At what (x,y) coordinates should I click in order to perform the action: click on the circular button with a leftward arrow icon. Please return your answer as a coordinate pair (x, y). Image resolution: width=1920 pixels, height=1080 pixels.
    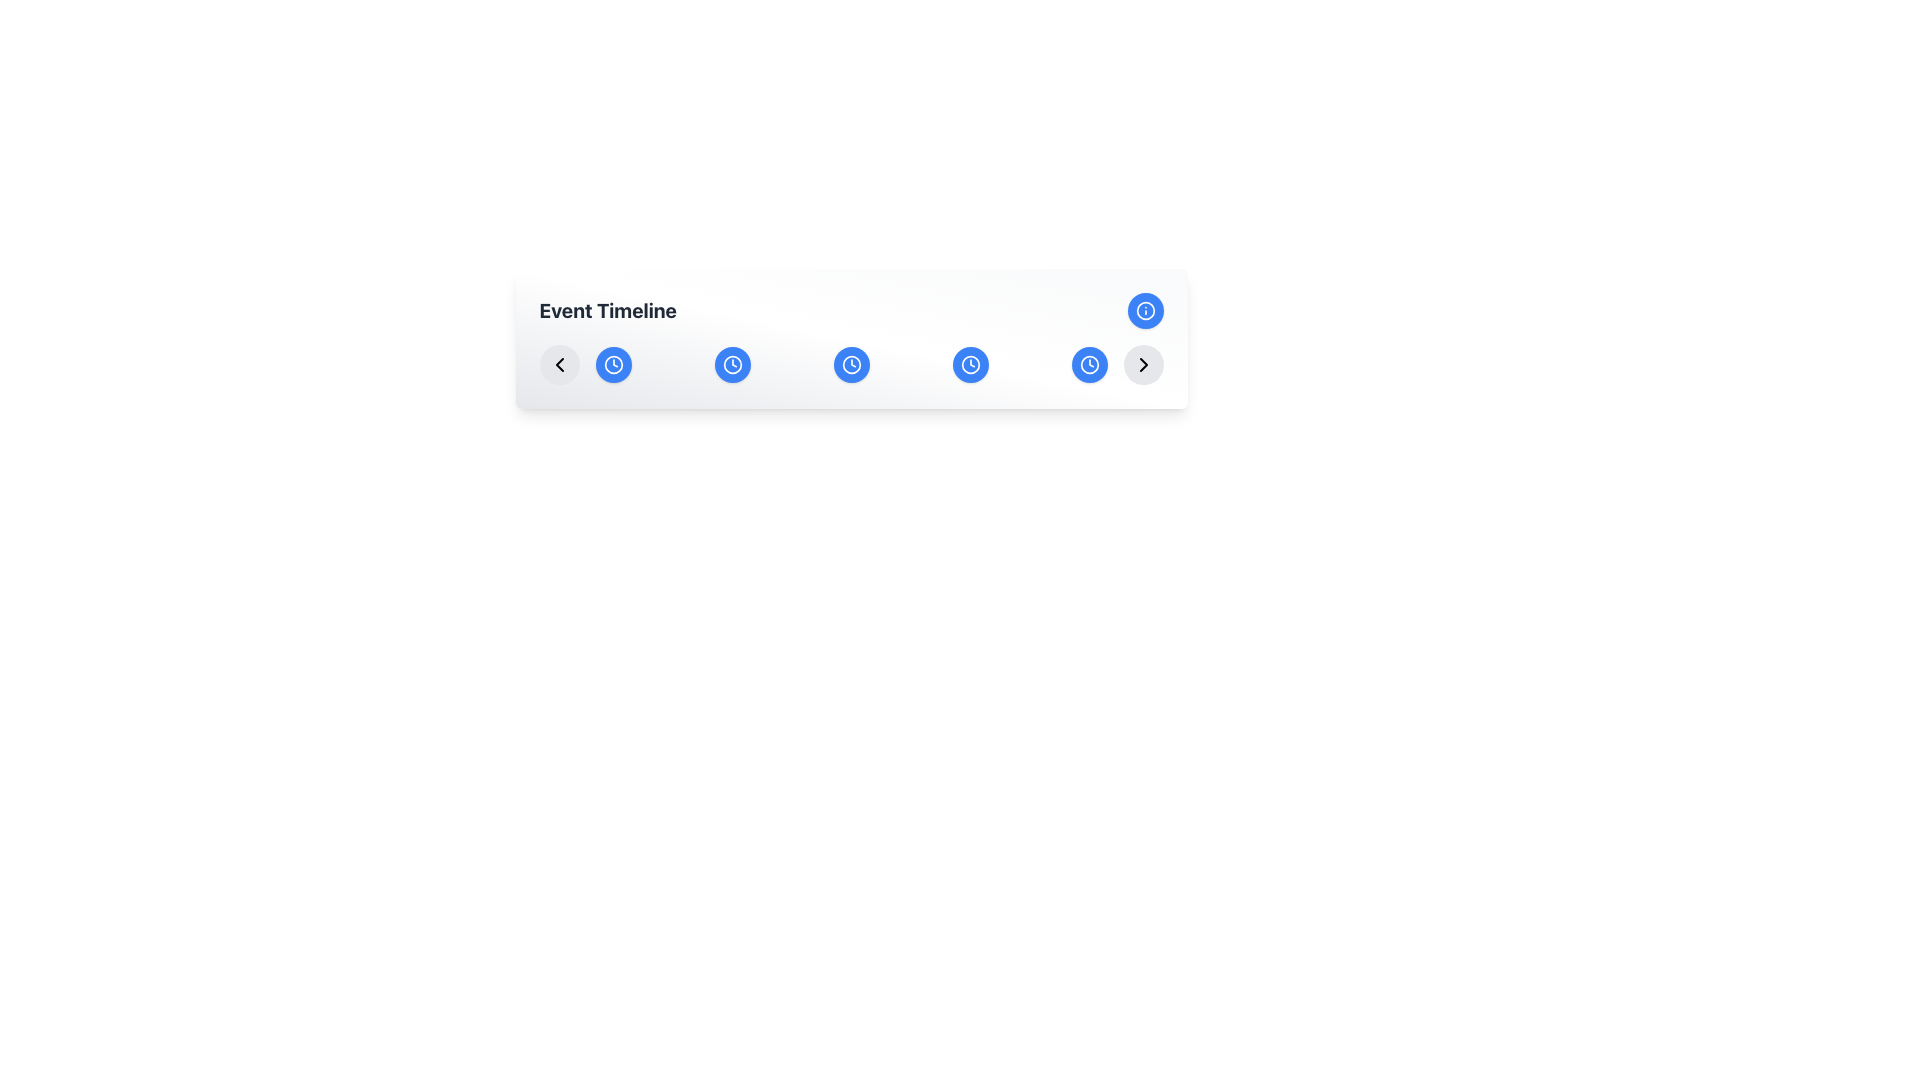
    Looking at the image, I should click on (559, 365).